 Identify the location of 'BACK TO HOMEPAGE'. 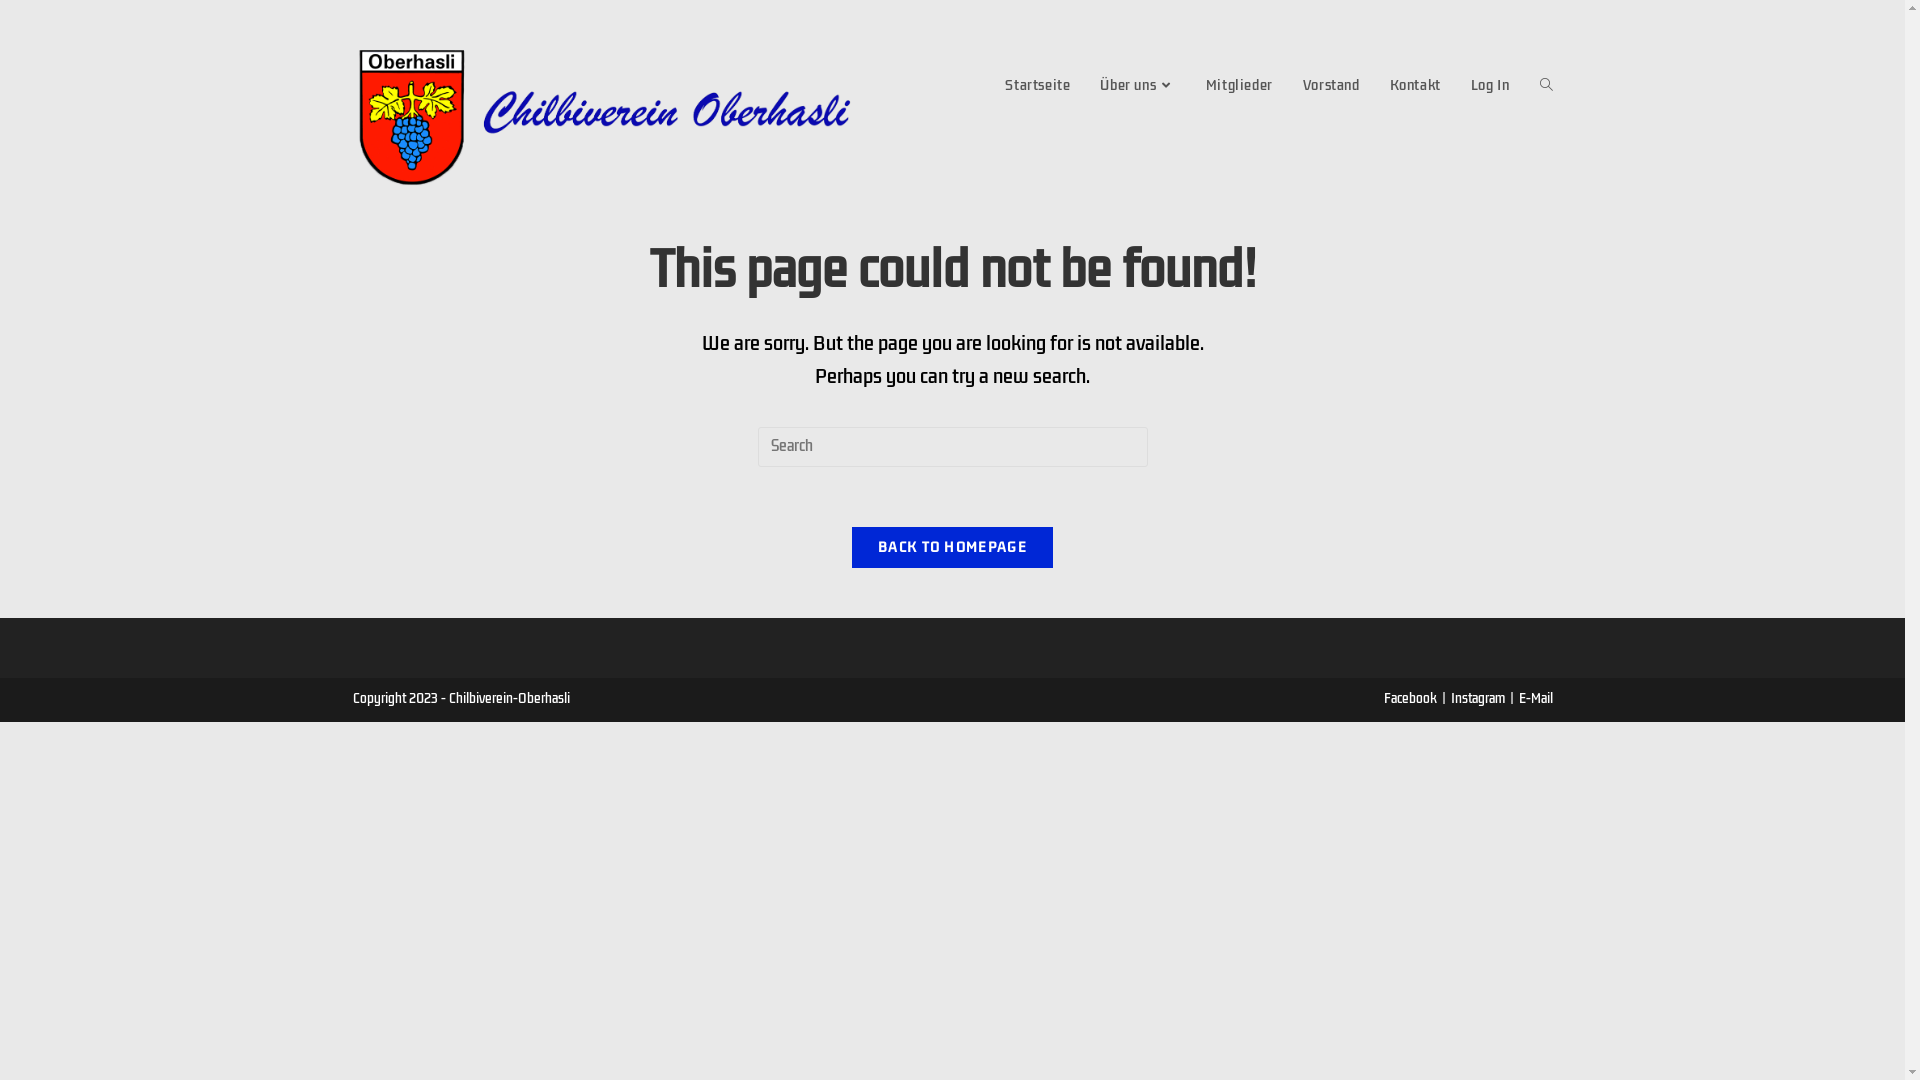
(951, 547).